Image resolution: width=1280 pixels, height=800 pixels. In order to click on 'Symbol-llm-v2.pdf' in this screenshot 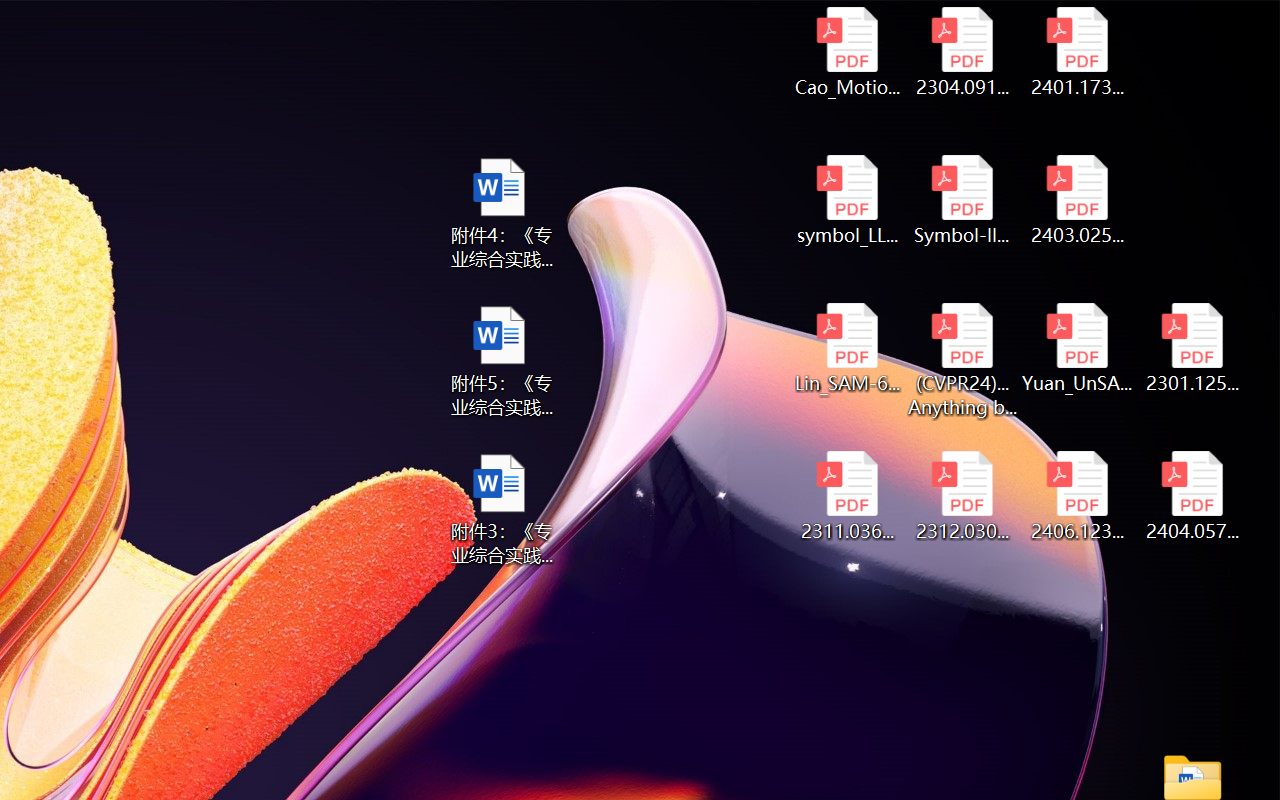, I will do `click(962, 200)`.